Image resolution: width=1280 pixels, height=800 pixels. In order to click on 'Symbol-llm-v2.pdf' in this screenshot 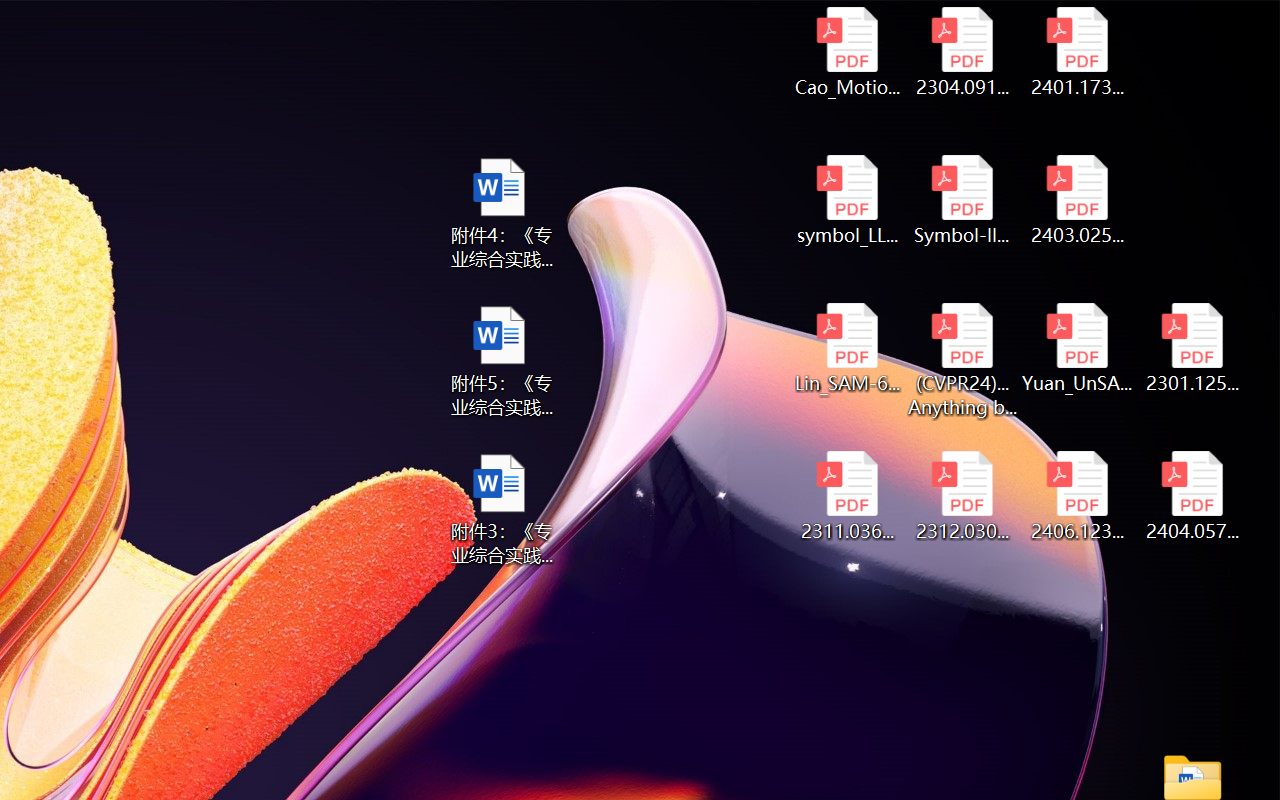, I will do `click(962, 200)`.